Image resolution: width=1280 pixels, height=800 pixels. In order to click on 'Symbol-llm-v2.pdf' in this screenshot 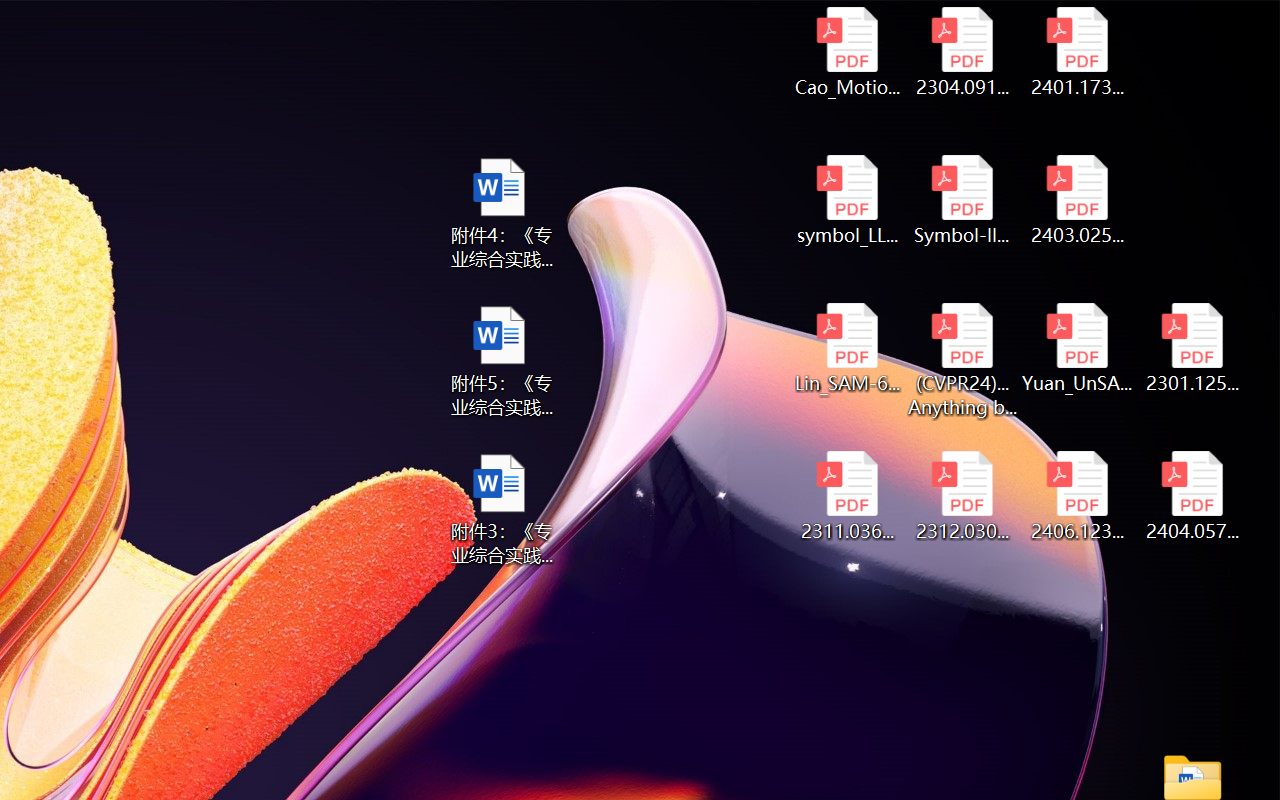, I will do `click(962, 200)`.